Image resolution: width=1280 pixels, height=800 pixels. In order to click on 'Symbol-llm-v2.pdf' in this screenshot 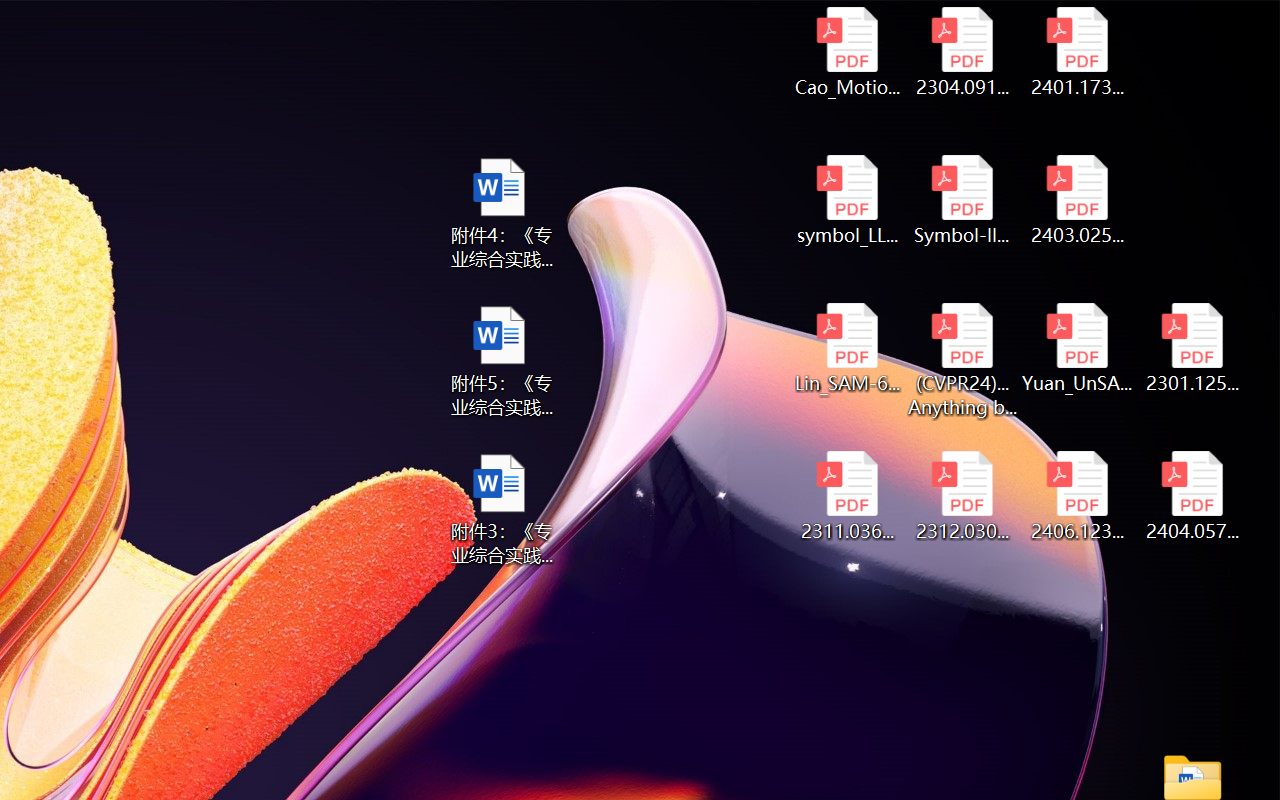, I will do `click(962, 200)`.